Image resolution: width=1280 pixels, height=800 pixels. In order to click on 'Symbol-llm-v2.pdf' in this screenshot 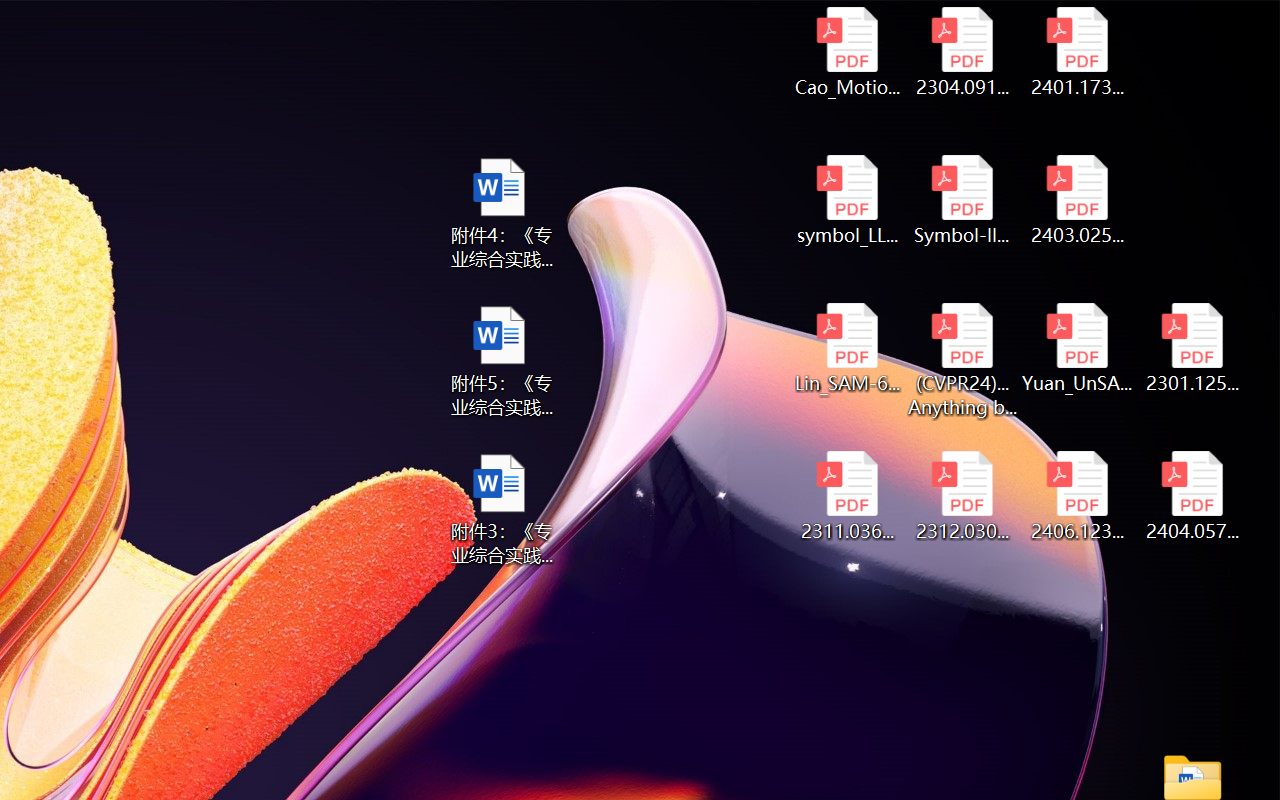, I will do `click(962, 200)`.